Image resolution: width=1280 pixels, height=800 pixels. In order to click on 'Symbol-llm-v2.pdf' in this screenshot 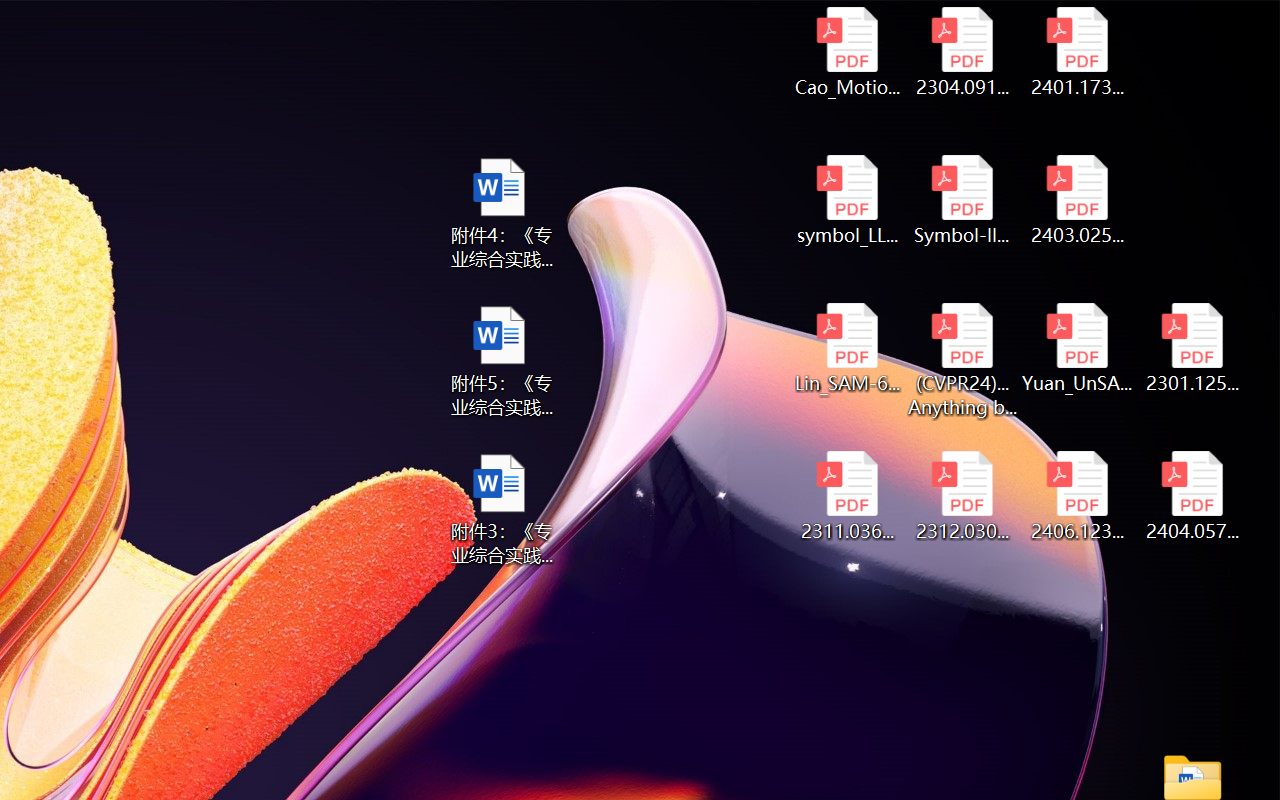, I will do `click(962, 200)`.